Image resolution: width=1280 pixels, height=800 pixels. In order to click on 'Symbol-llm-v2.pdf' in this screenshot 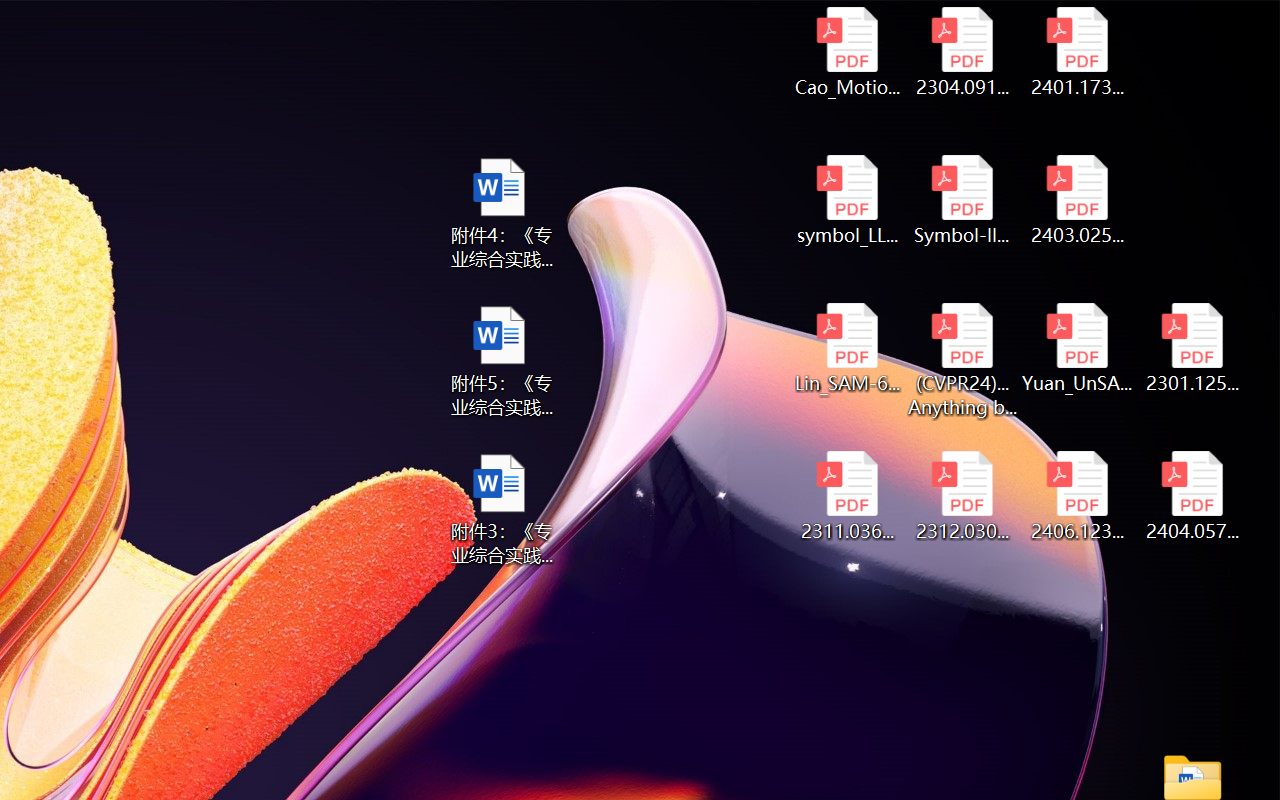, I will do `click(962, 200)`.